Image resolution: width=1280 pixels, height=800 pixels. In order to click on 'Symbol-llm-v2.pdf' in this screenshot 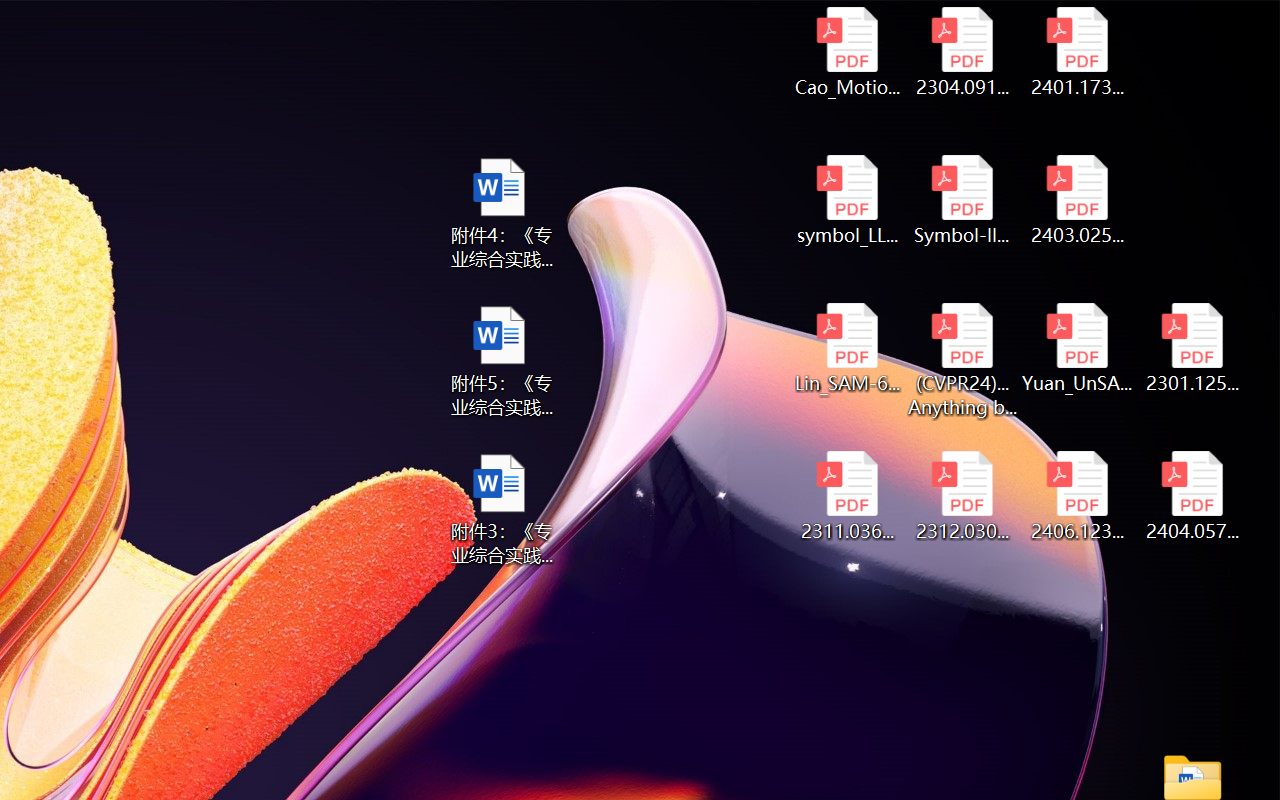, I will do `click(962, 200)`.